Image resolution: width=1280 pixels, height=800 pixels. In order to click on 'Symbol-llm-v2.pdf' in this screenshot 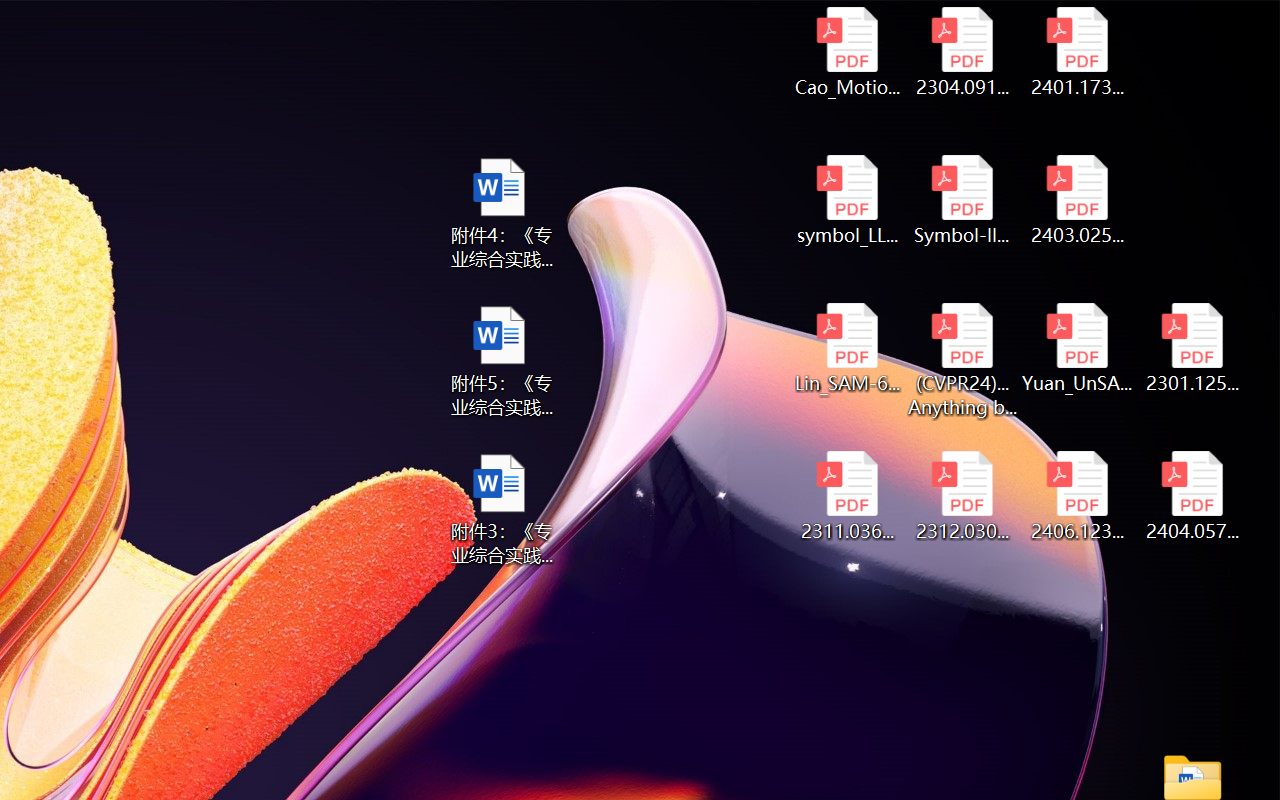, I will do `click(962, 200)`.